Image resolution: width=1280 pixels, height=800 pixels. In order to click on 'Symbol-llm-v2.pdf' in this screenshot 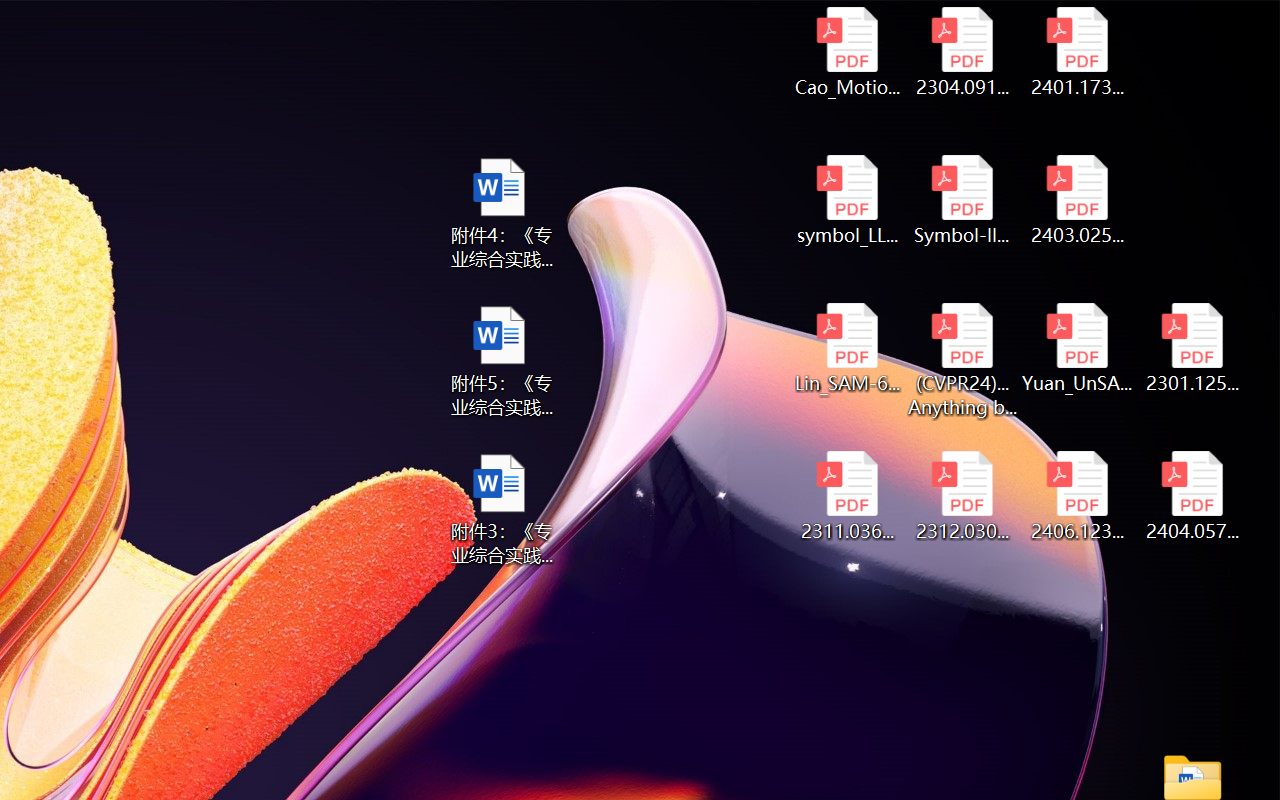, I will do `click(962, 200)`.